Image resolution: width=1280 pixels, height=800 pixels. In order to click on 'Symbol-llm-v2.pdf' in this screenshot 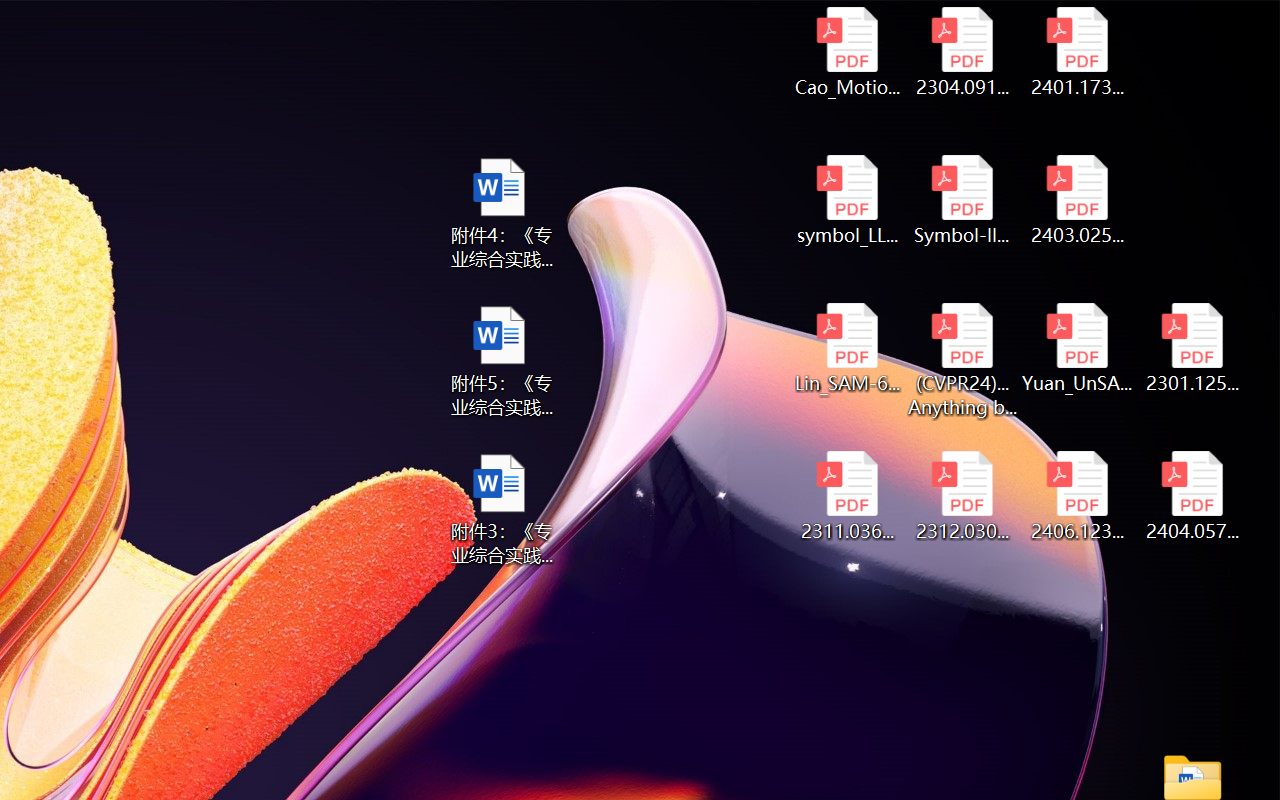, I will do `click(962, 200)`.